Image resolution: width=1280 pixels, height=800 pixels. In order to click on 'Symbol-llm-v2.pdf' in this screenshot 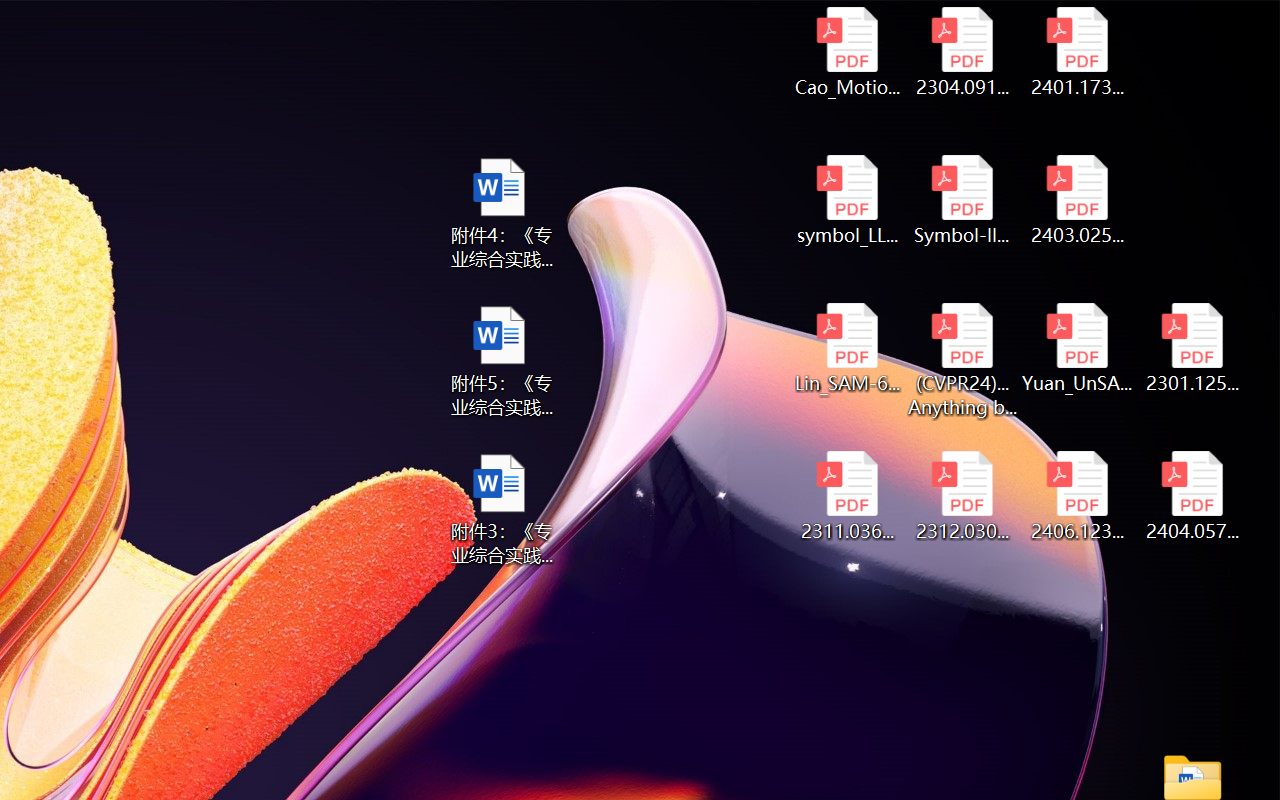, I will do `click(962, 200)`.